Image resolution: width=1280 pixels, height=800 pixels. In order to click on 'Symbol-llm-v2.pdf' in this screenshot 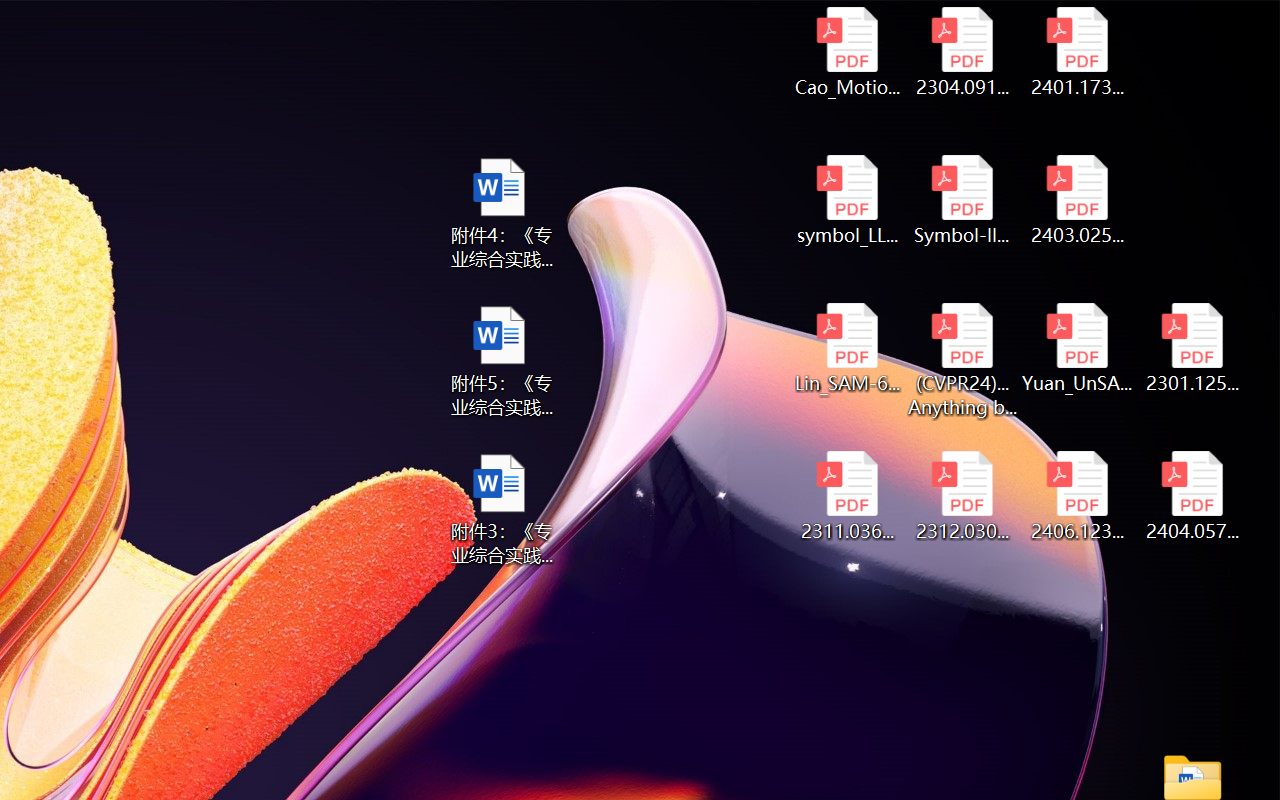, I will do `click(962, 200)`.